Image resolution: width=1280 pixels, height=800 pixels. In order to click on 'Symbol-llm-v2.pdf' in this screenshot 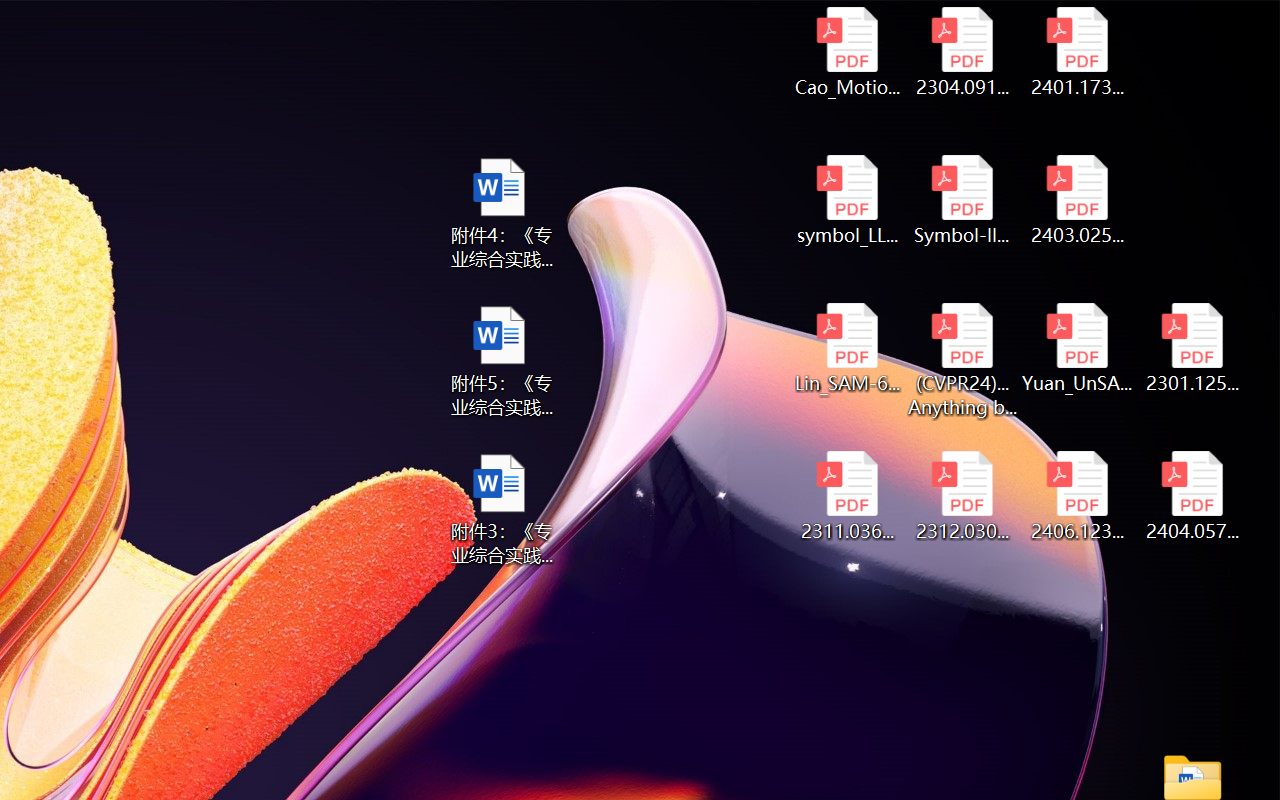, I will do `click(962, 200)`.